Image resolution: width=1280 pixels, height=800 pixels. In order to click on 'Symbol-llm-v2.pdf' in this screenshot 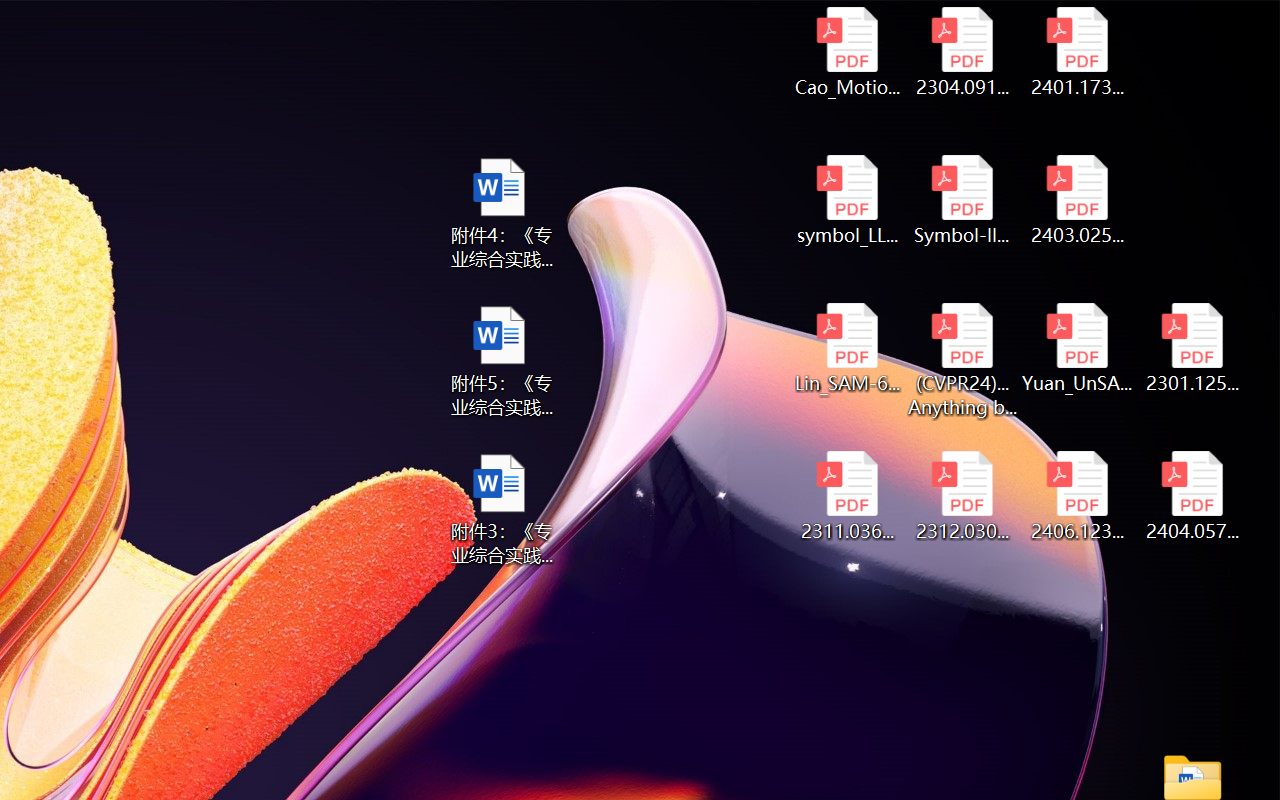, I will do `click(962, 200)`.